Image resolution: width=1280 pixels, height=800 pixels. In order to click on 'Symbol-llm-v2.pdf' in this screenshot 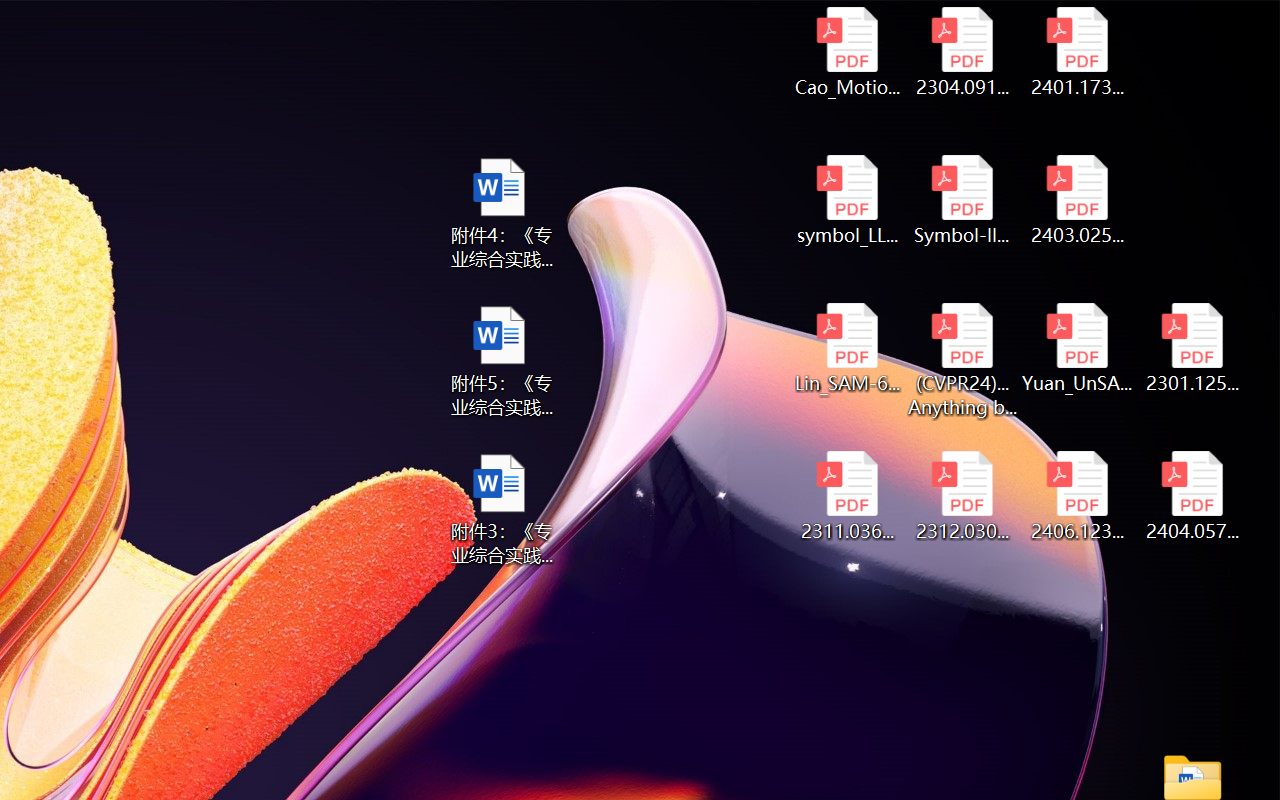, I will do `click(962, 200)`.